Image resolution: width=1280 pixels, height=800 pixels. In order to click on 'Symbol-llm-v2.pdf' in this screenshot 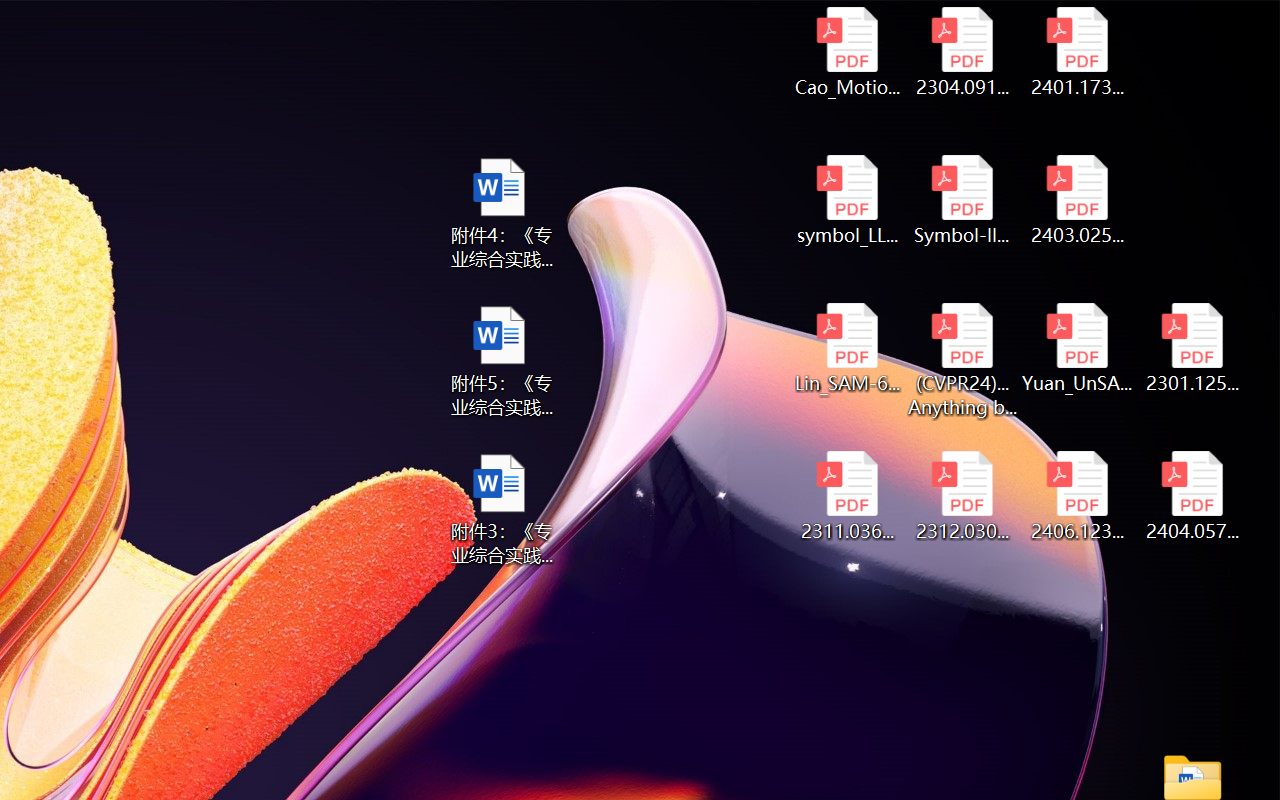, I will do `click(962, 200)`.